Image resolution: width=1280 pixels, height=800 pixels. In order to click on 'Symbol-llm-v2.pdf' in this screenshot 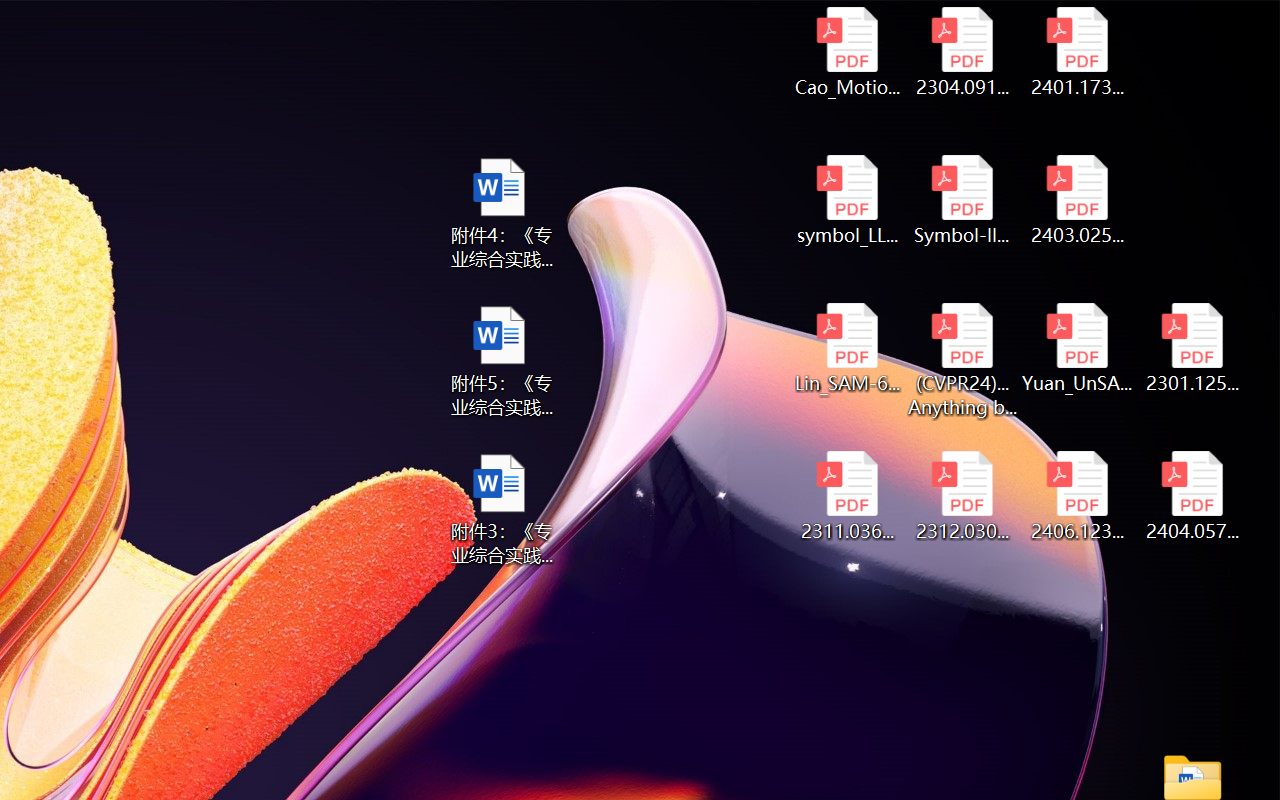, I will do `click(962, 200)`.